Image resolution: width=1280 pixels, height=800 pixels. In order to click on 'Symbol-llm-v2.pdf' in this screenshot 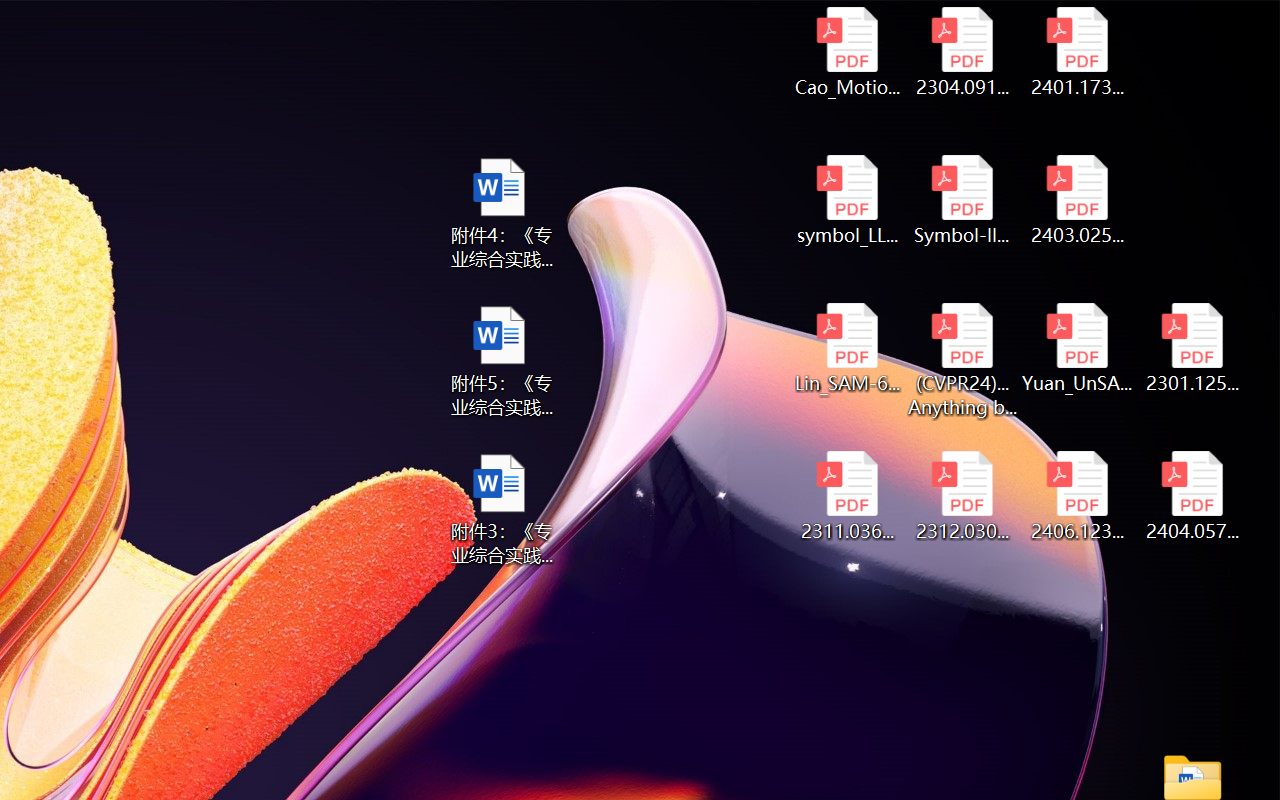, I will do `click(962, 200)`.